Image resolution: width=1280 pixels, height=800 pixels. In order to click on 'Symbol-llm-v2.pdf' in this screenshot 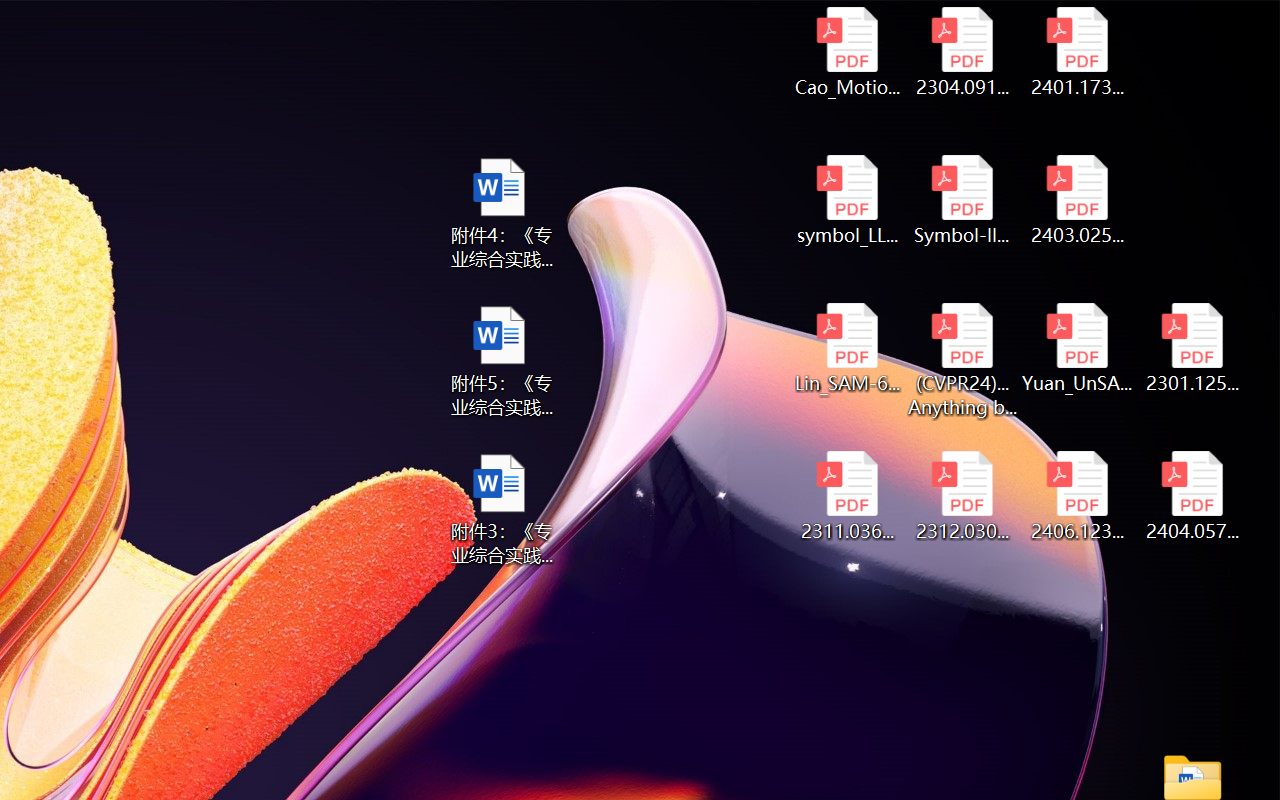, I will do `click(962, 200)`.